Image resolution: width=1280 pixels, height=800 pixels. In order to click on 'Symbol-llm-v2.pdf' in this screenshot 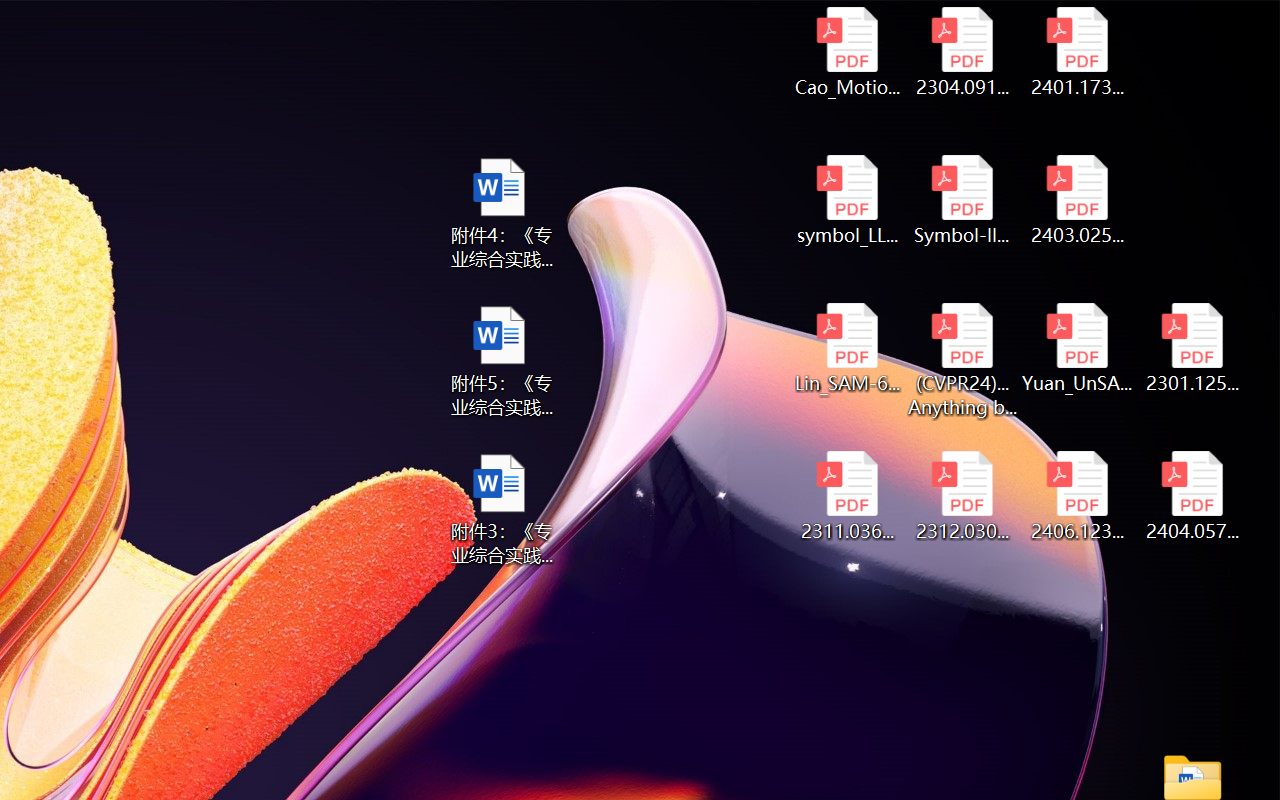, I will do `click(962, 200)`.